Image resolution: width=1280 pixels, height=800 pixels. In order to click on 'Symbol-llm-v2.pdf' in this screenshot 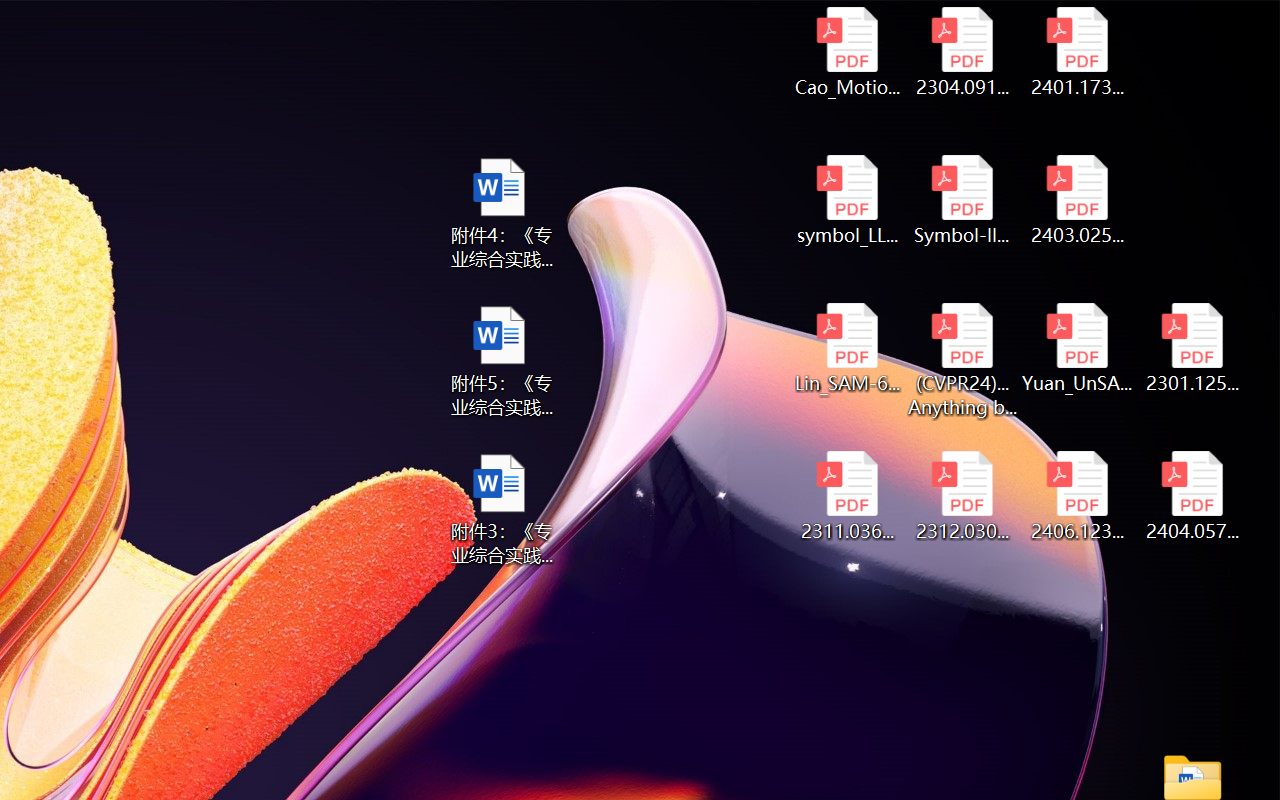, I will do `click(962, 200)`.